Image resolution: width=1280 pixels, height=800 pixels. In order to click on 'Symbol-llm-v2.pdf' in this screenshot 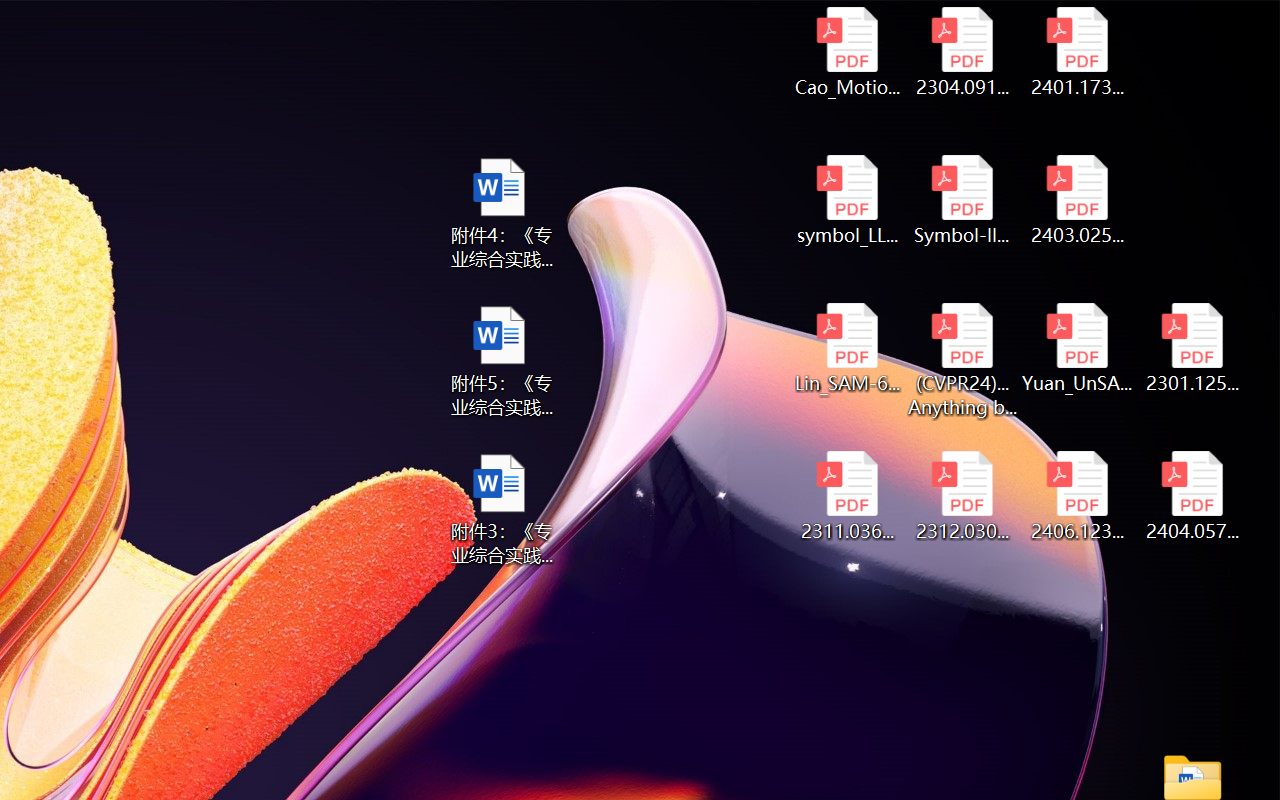, I will do `click(962, 200)`.